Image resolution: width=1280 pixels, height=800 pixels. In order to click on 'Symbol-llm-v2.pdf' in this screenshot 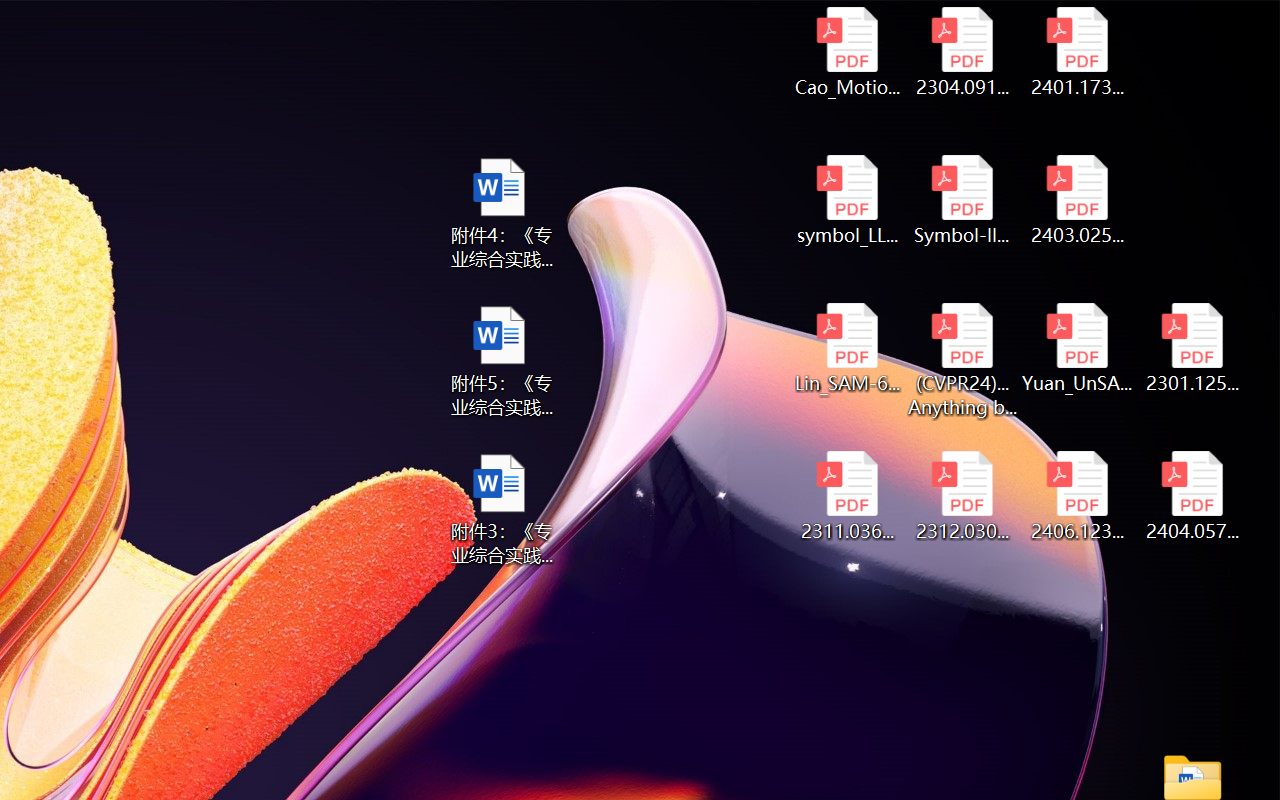, I will do `click(962, 200)`.